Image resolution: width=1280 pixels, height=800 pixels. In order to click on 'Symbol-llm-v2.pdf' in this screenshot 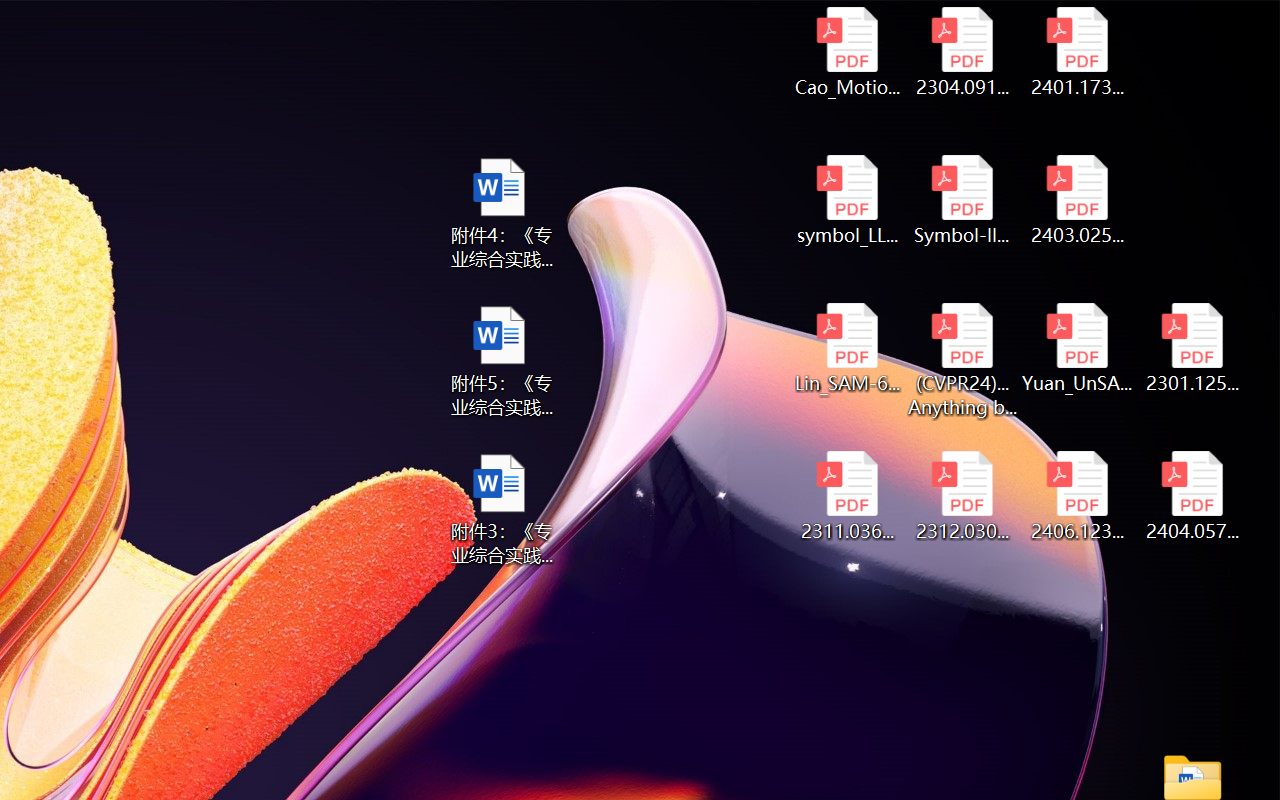, I will do `click(962, 200)`.